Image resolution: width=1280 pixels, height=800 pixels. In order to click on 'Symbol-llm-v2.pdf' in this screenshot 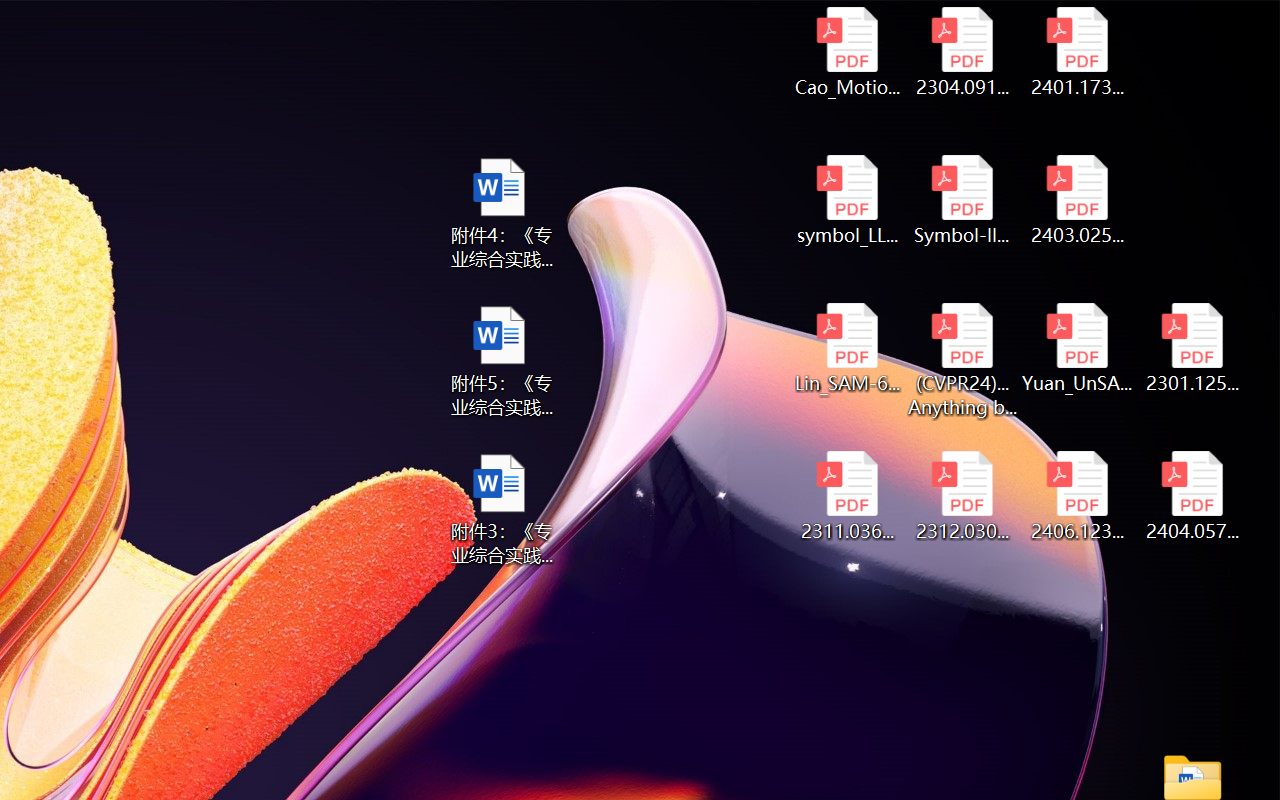, I will do `click(962, 200)`.